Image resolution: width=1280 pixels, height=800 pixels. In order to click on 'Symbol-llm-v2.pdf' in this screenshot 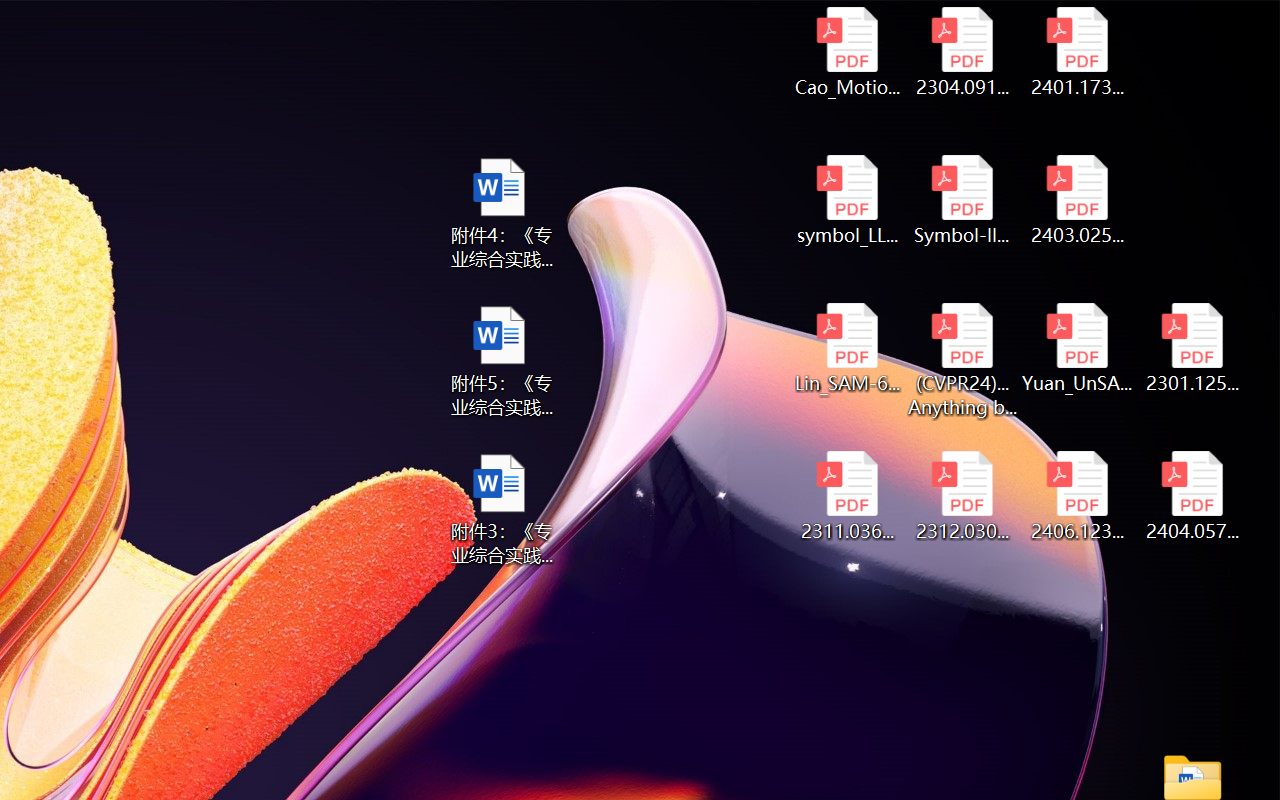, I will do `click(962, 200)`.